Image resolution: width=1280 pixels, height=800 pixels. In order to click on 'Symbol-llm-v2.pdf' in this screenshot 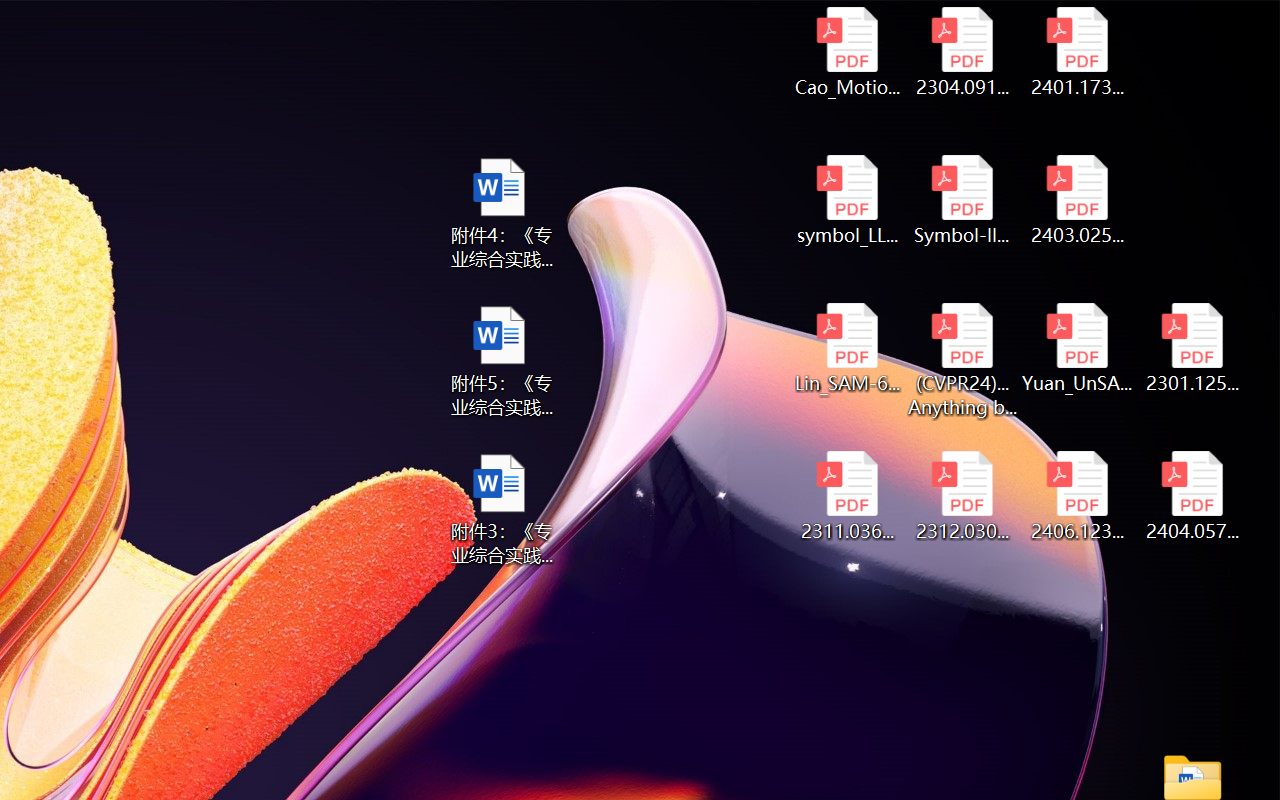, I will do `click(962, 200)`.